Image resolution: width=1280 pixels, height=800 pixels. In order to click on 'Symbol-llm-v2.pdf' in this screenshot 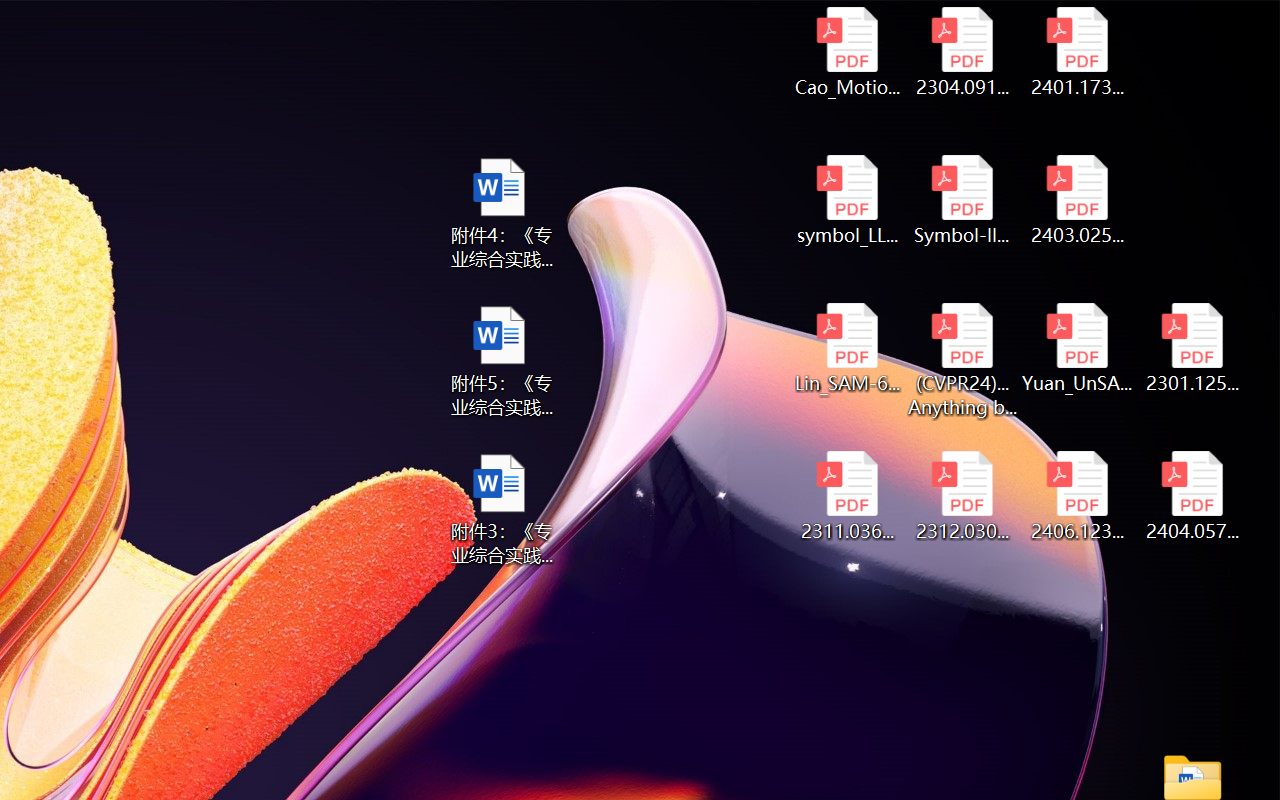, I will do `click(962, 200)`.